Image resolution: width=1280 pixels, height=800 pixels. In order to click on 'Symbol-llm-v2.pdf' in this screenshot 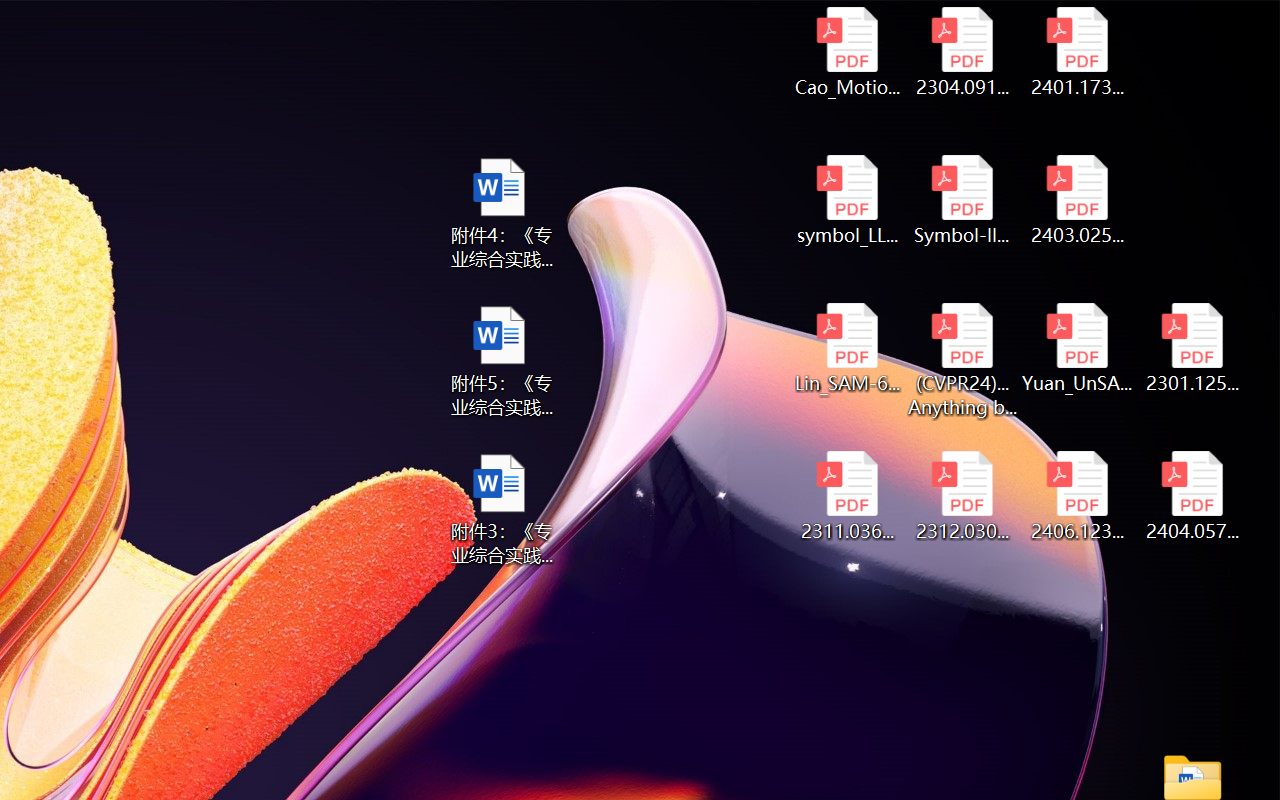, I will do `click(962, 200)`.